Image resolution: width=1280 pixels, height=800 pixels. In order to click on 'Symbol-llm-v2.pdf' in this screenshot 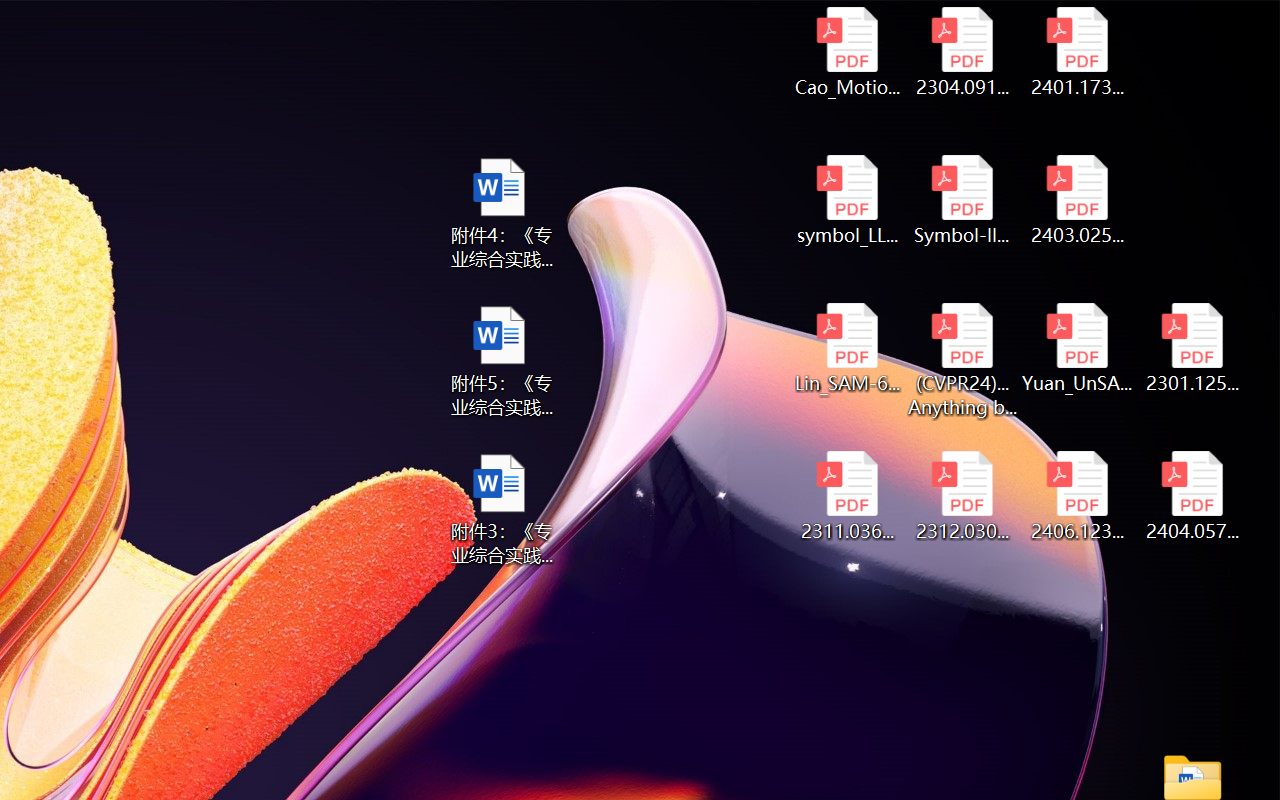, I will do `click(962, 200)`.